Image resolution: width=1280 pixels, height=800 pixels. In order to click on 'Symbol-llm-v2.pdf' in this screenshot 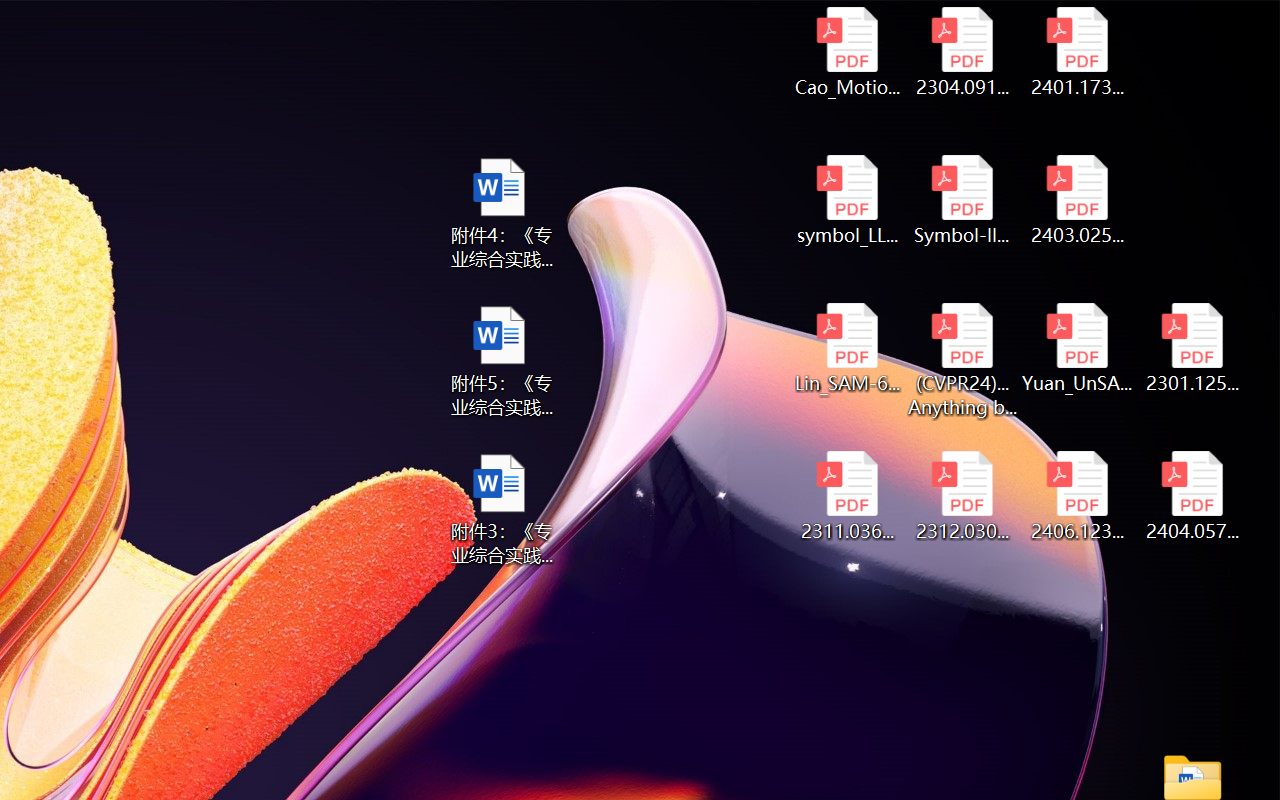, I will do `click(962, 200)`.